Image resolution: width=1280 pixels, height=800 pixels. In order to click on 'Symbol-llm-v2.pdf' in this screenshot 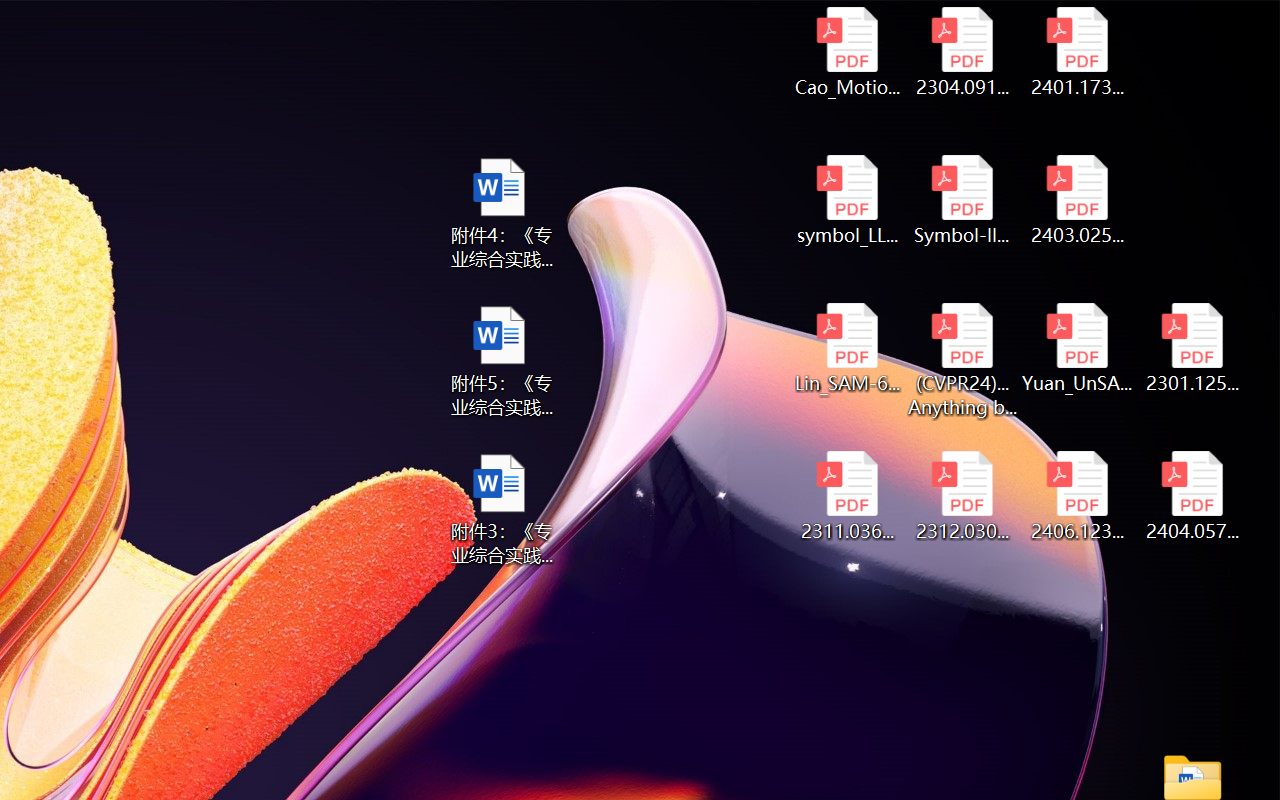, I will do `click(962, 200)`.